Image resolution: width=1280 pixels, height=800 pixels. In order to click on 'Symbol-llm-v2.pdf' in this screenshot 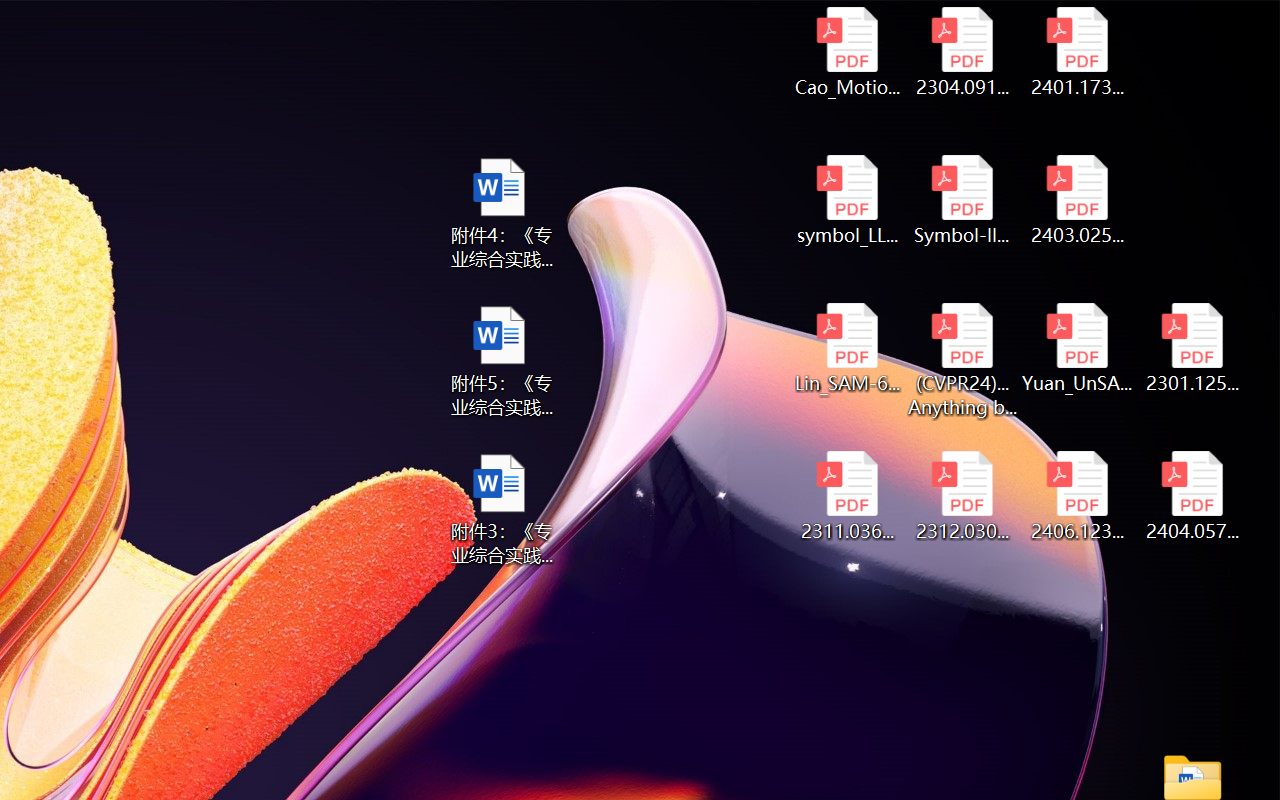, I will do `click(962, 200)`.